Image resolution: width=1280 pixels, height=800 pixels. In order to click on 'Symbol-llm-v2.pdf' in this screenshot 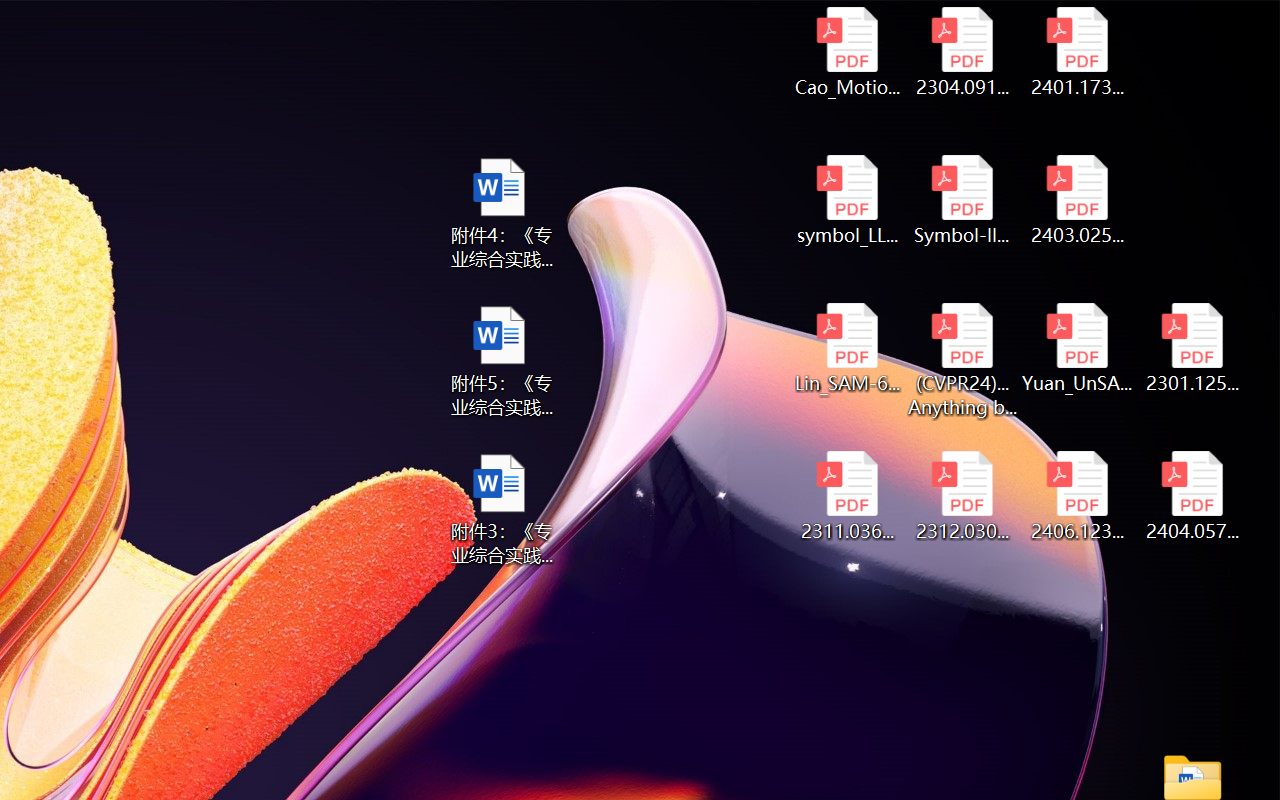, I will do `click(962, 200)`.